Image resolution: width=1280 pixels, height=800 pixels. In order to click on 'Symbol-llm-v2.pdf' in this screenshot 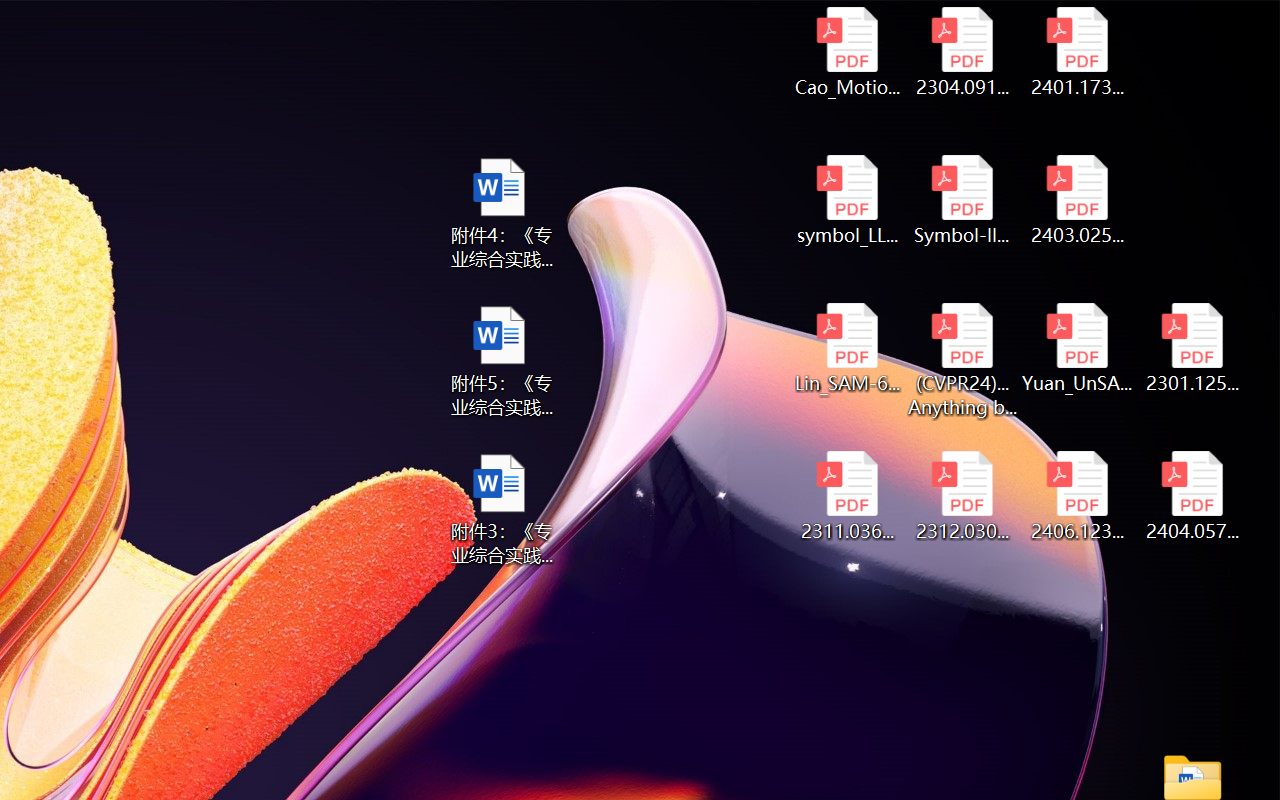, I will do `click(962, 200)`.